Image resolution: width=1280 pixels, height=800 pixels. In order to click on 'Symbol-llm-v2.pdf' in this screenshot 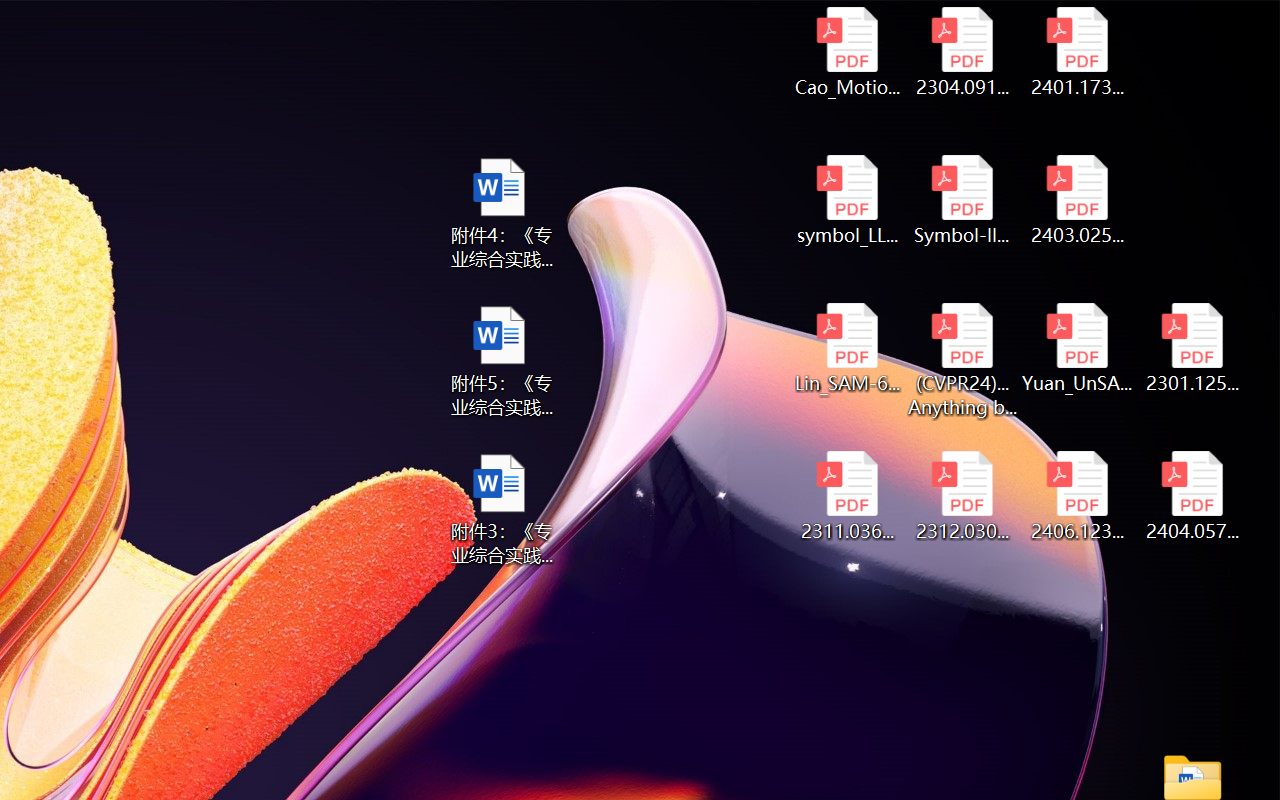, I will do `click(962, 200)`.